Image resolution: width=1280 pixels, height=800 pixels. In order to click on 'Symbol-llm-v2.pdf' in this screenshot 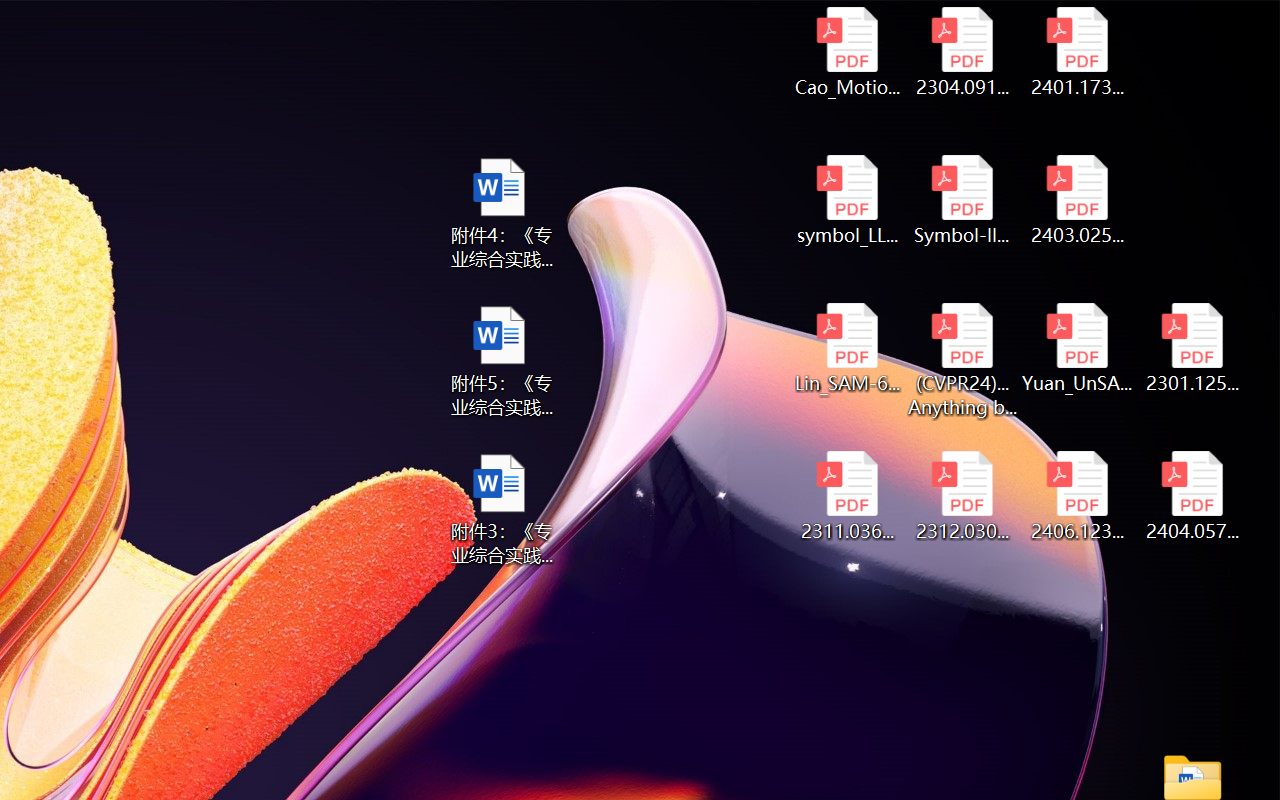, I will do `click(962, 200)`.